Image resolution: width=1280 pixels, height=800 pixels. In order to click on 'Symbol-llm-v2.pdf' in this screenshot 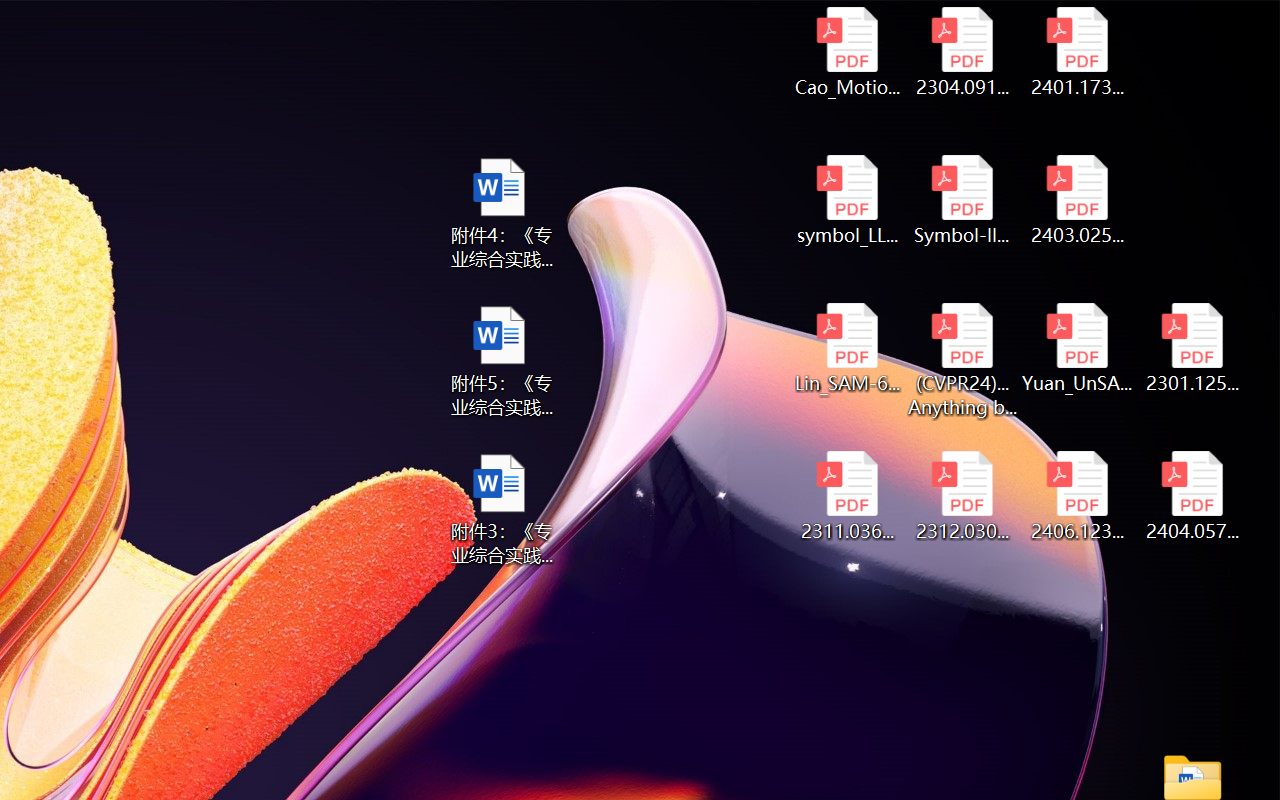, I will do `click(962, 200)`.